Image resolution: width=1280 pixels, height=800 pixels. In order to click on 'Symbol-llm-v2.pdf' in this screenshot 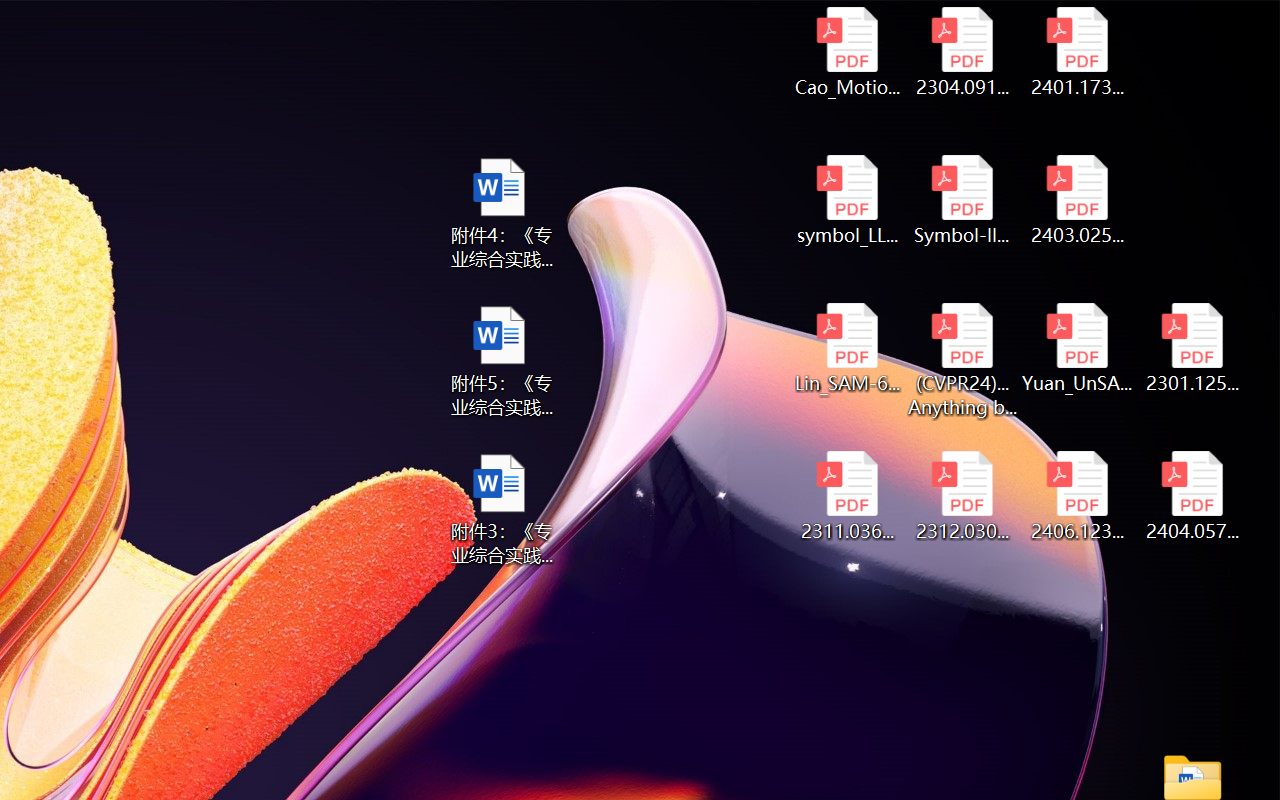, I will do `click(962, 200)`.